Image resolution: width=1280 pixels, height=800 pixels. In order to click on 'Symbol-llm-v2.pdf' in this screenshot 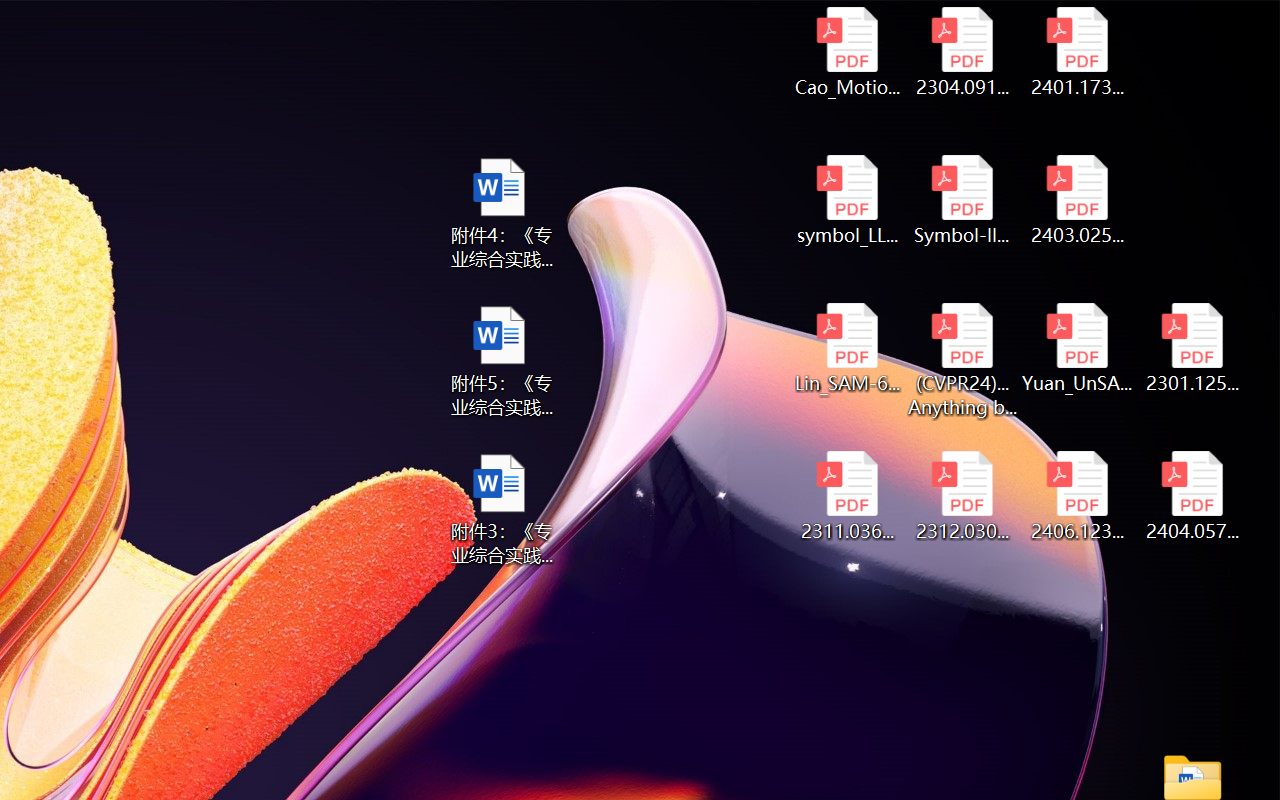, I will do `click(962, 200)`.